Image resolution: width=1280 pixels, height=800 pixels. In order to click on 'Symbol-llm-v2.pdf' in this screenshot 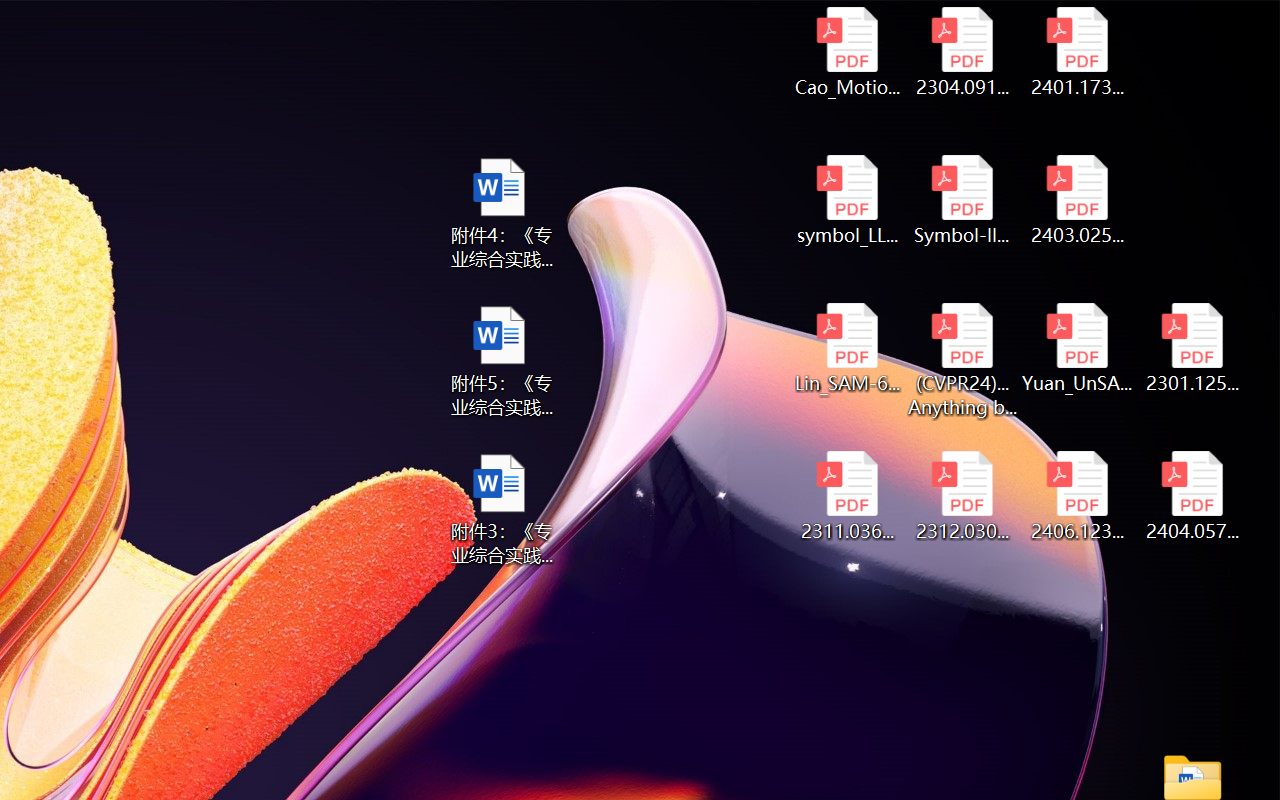, I will do `click(962, 200)`.